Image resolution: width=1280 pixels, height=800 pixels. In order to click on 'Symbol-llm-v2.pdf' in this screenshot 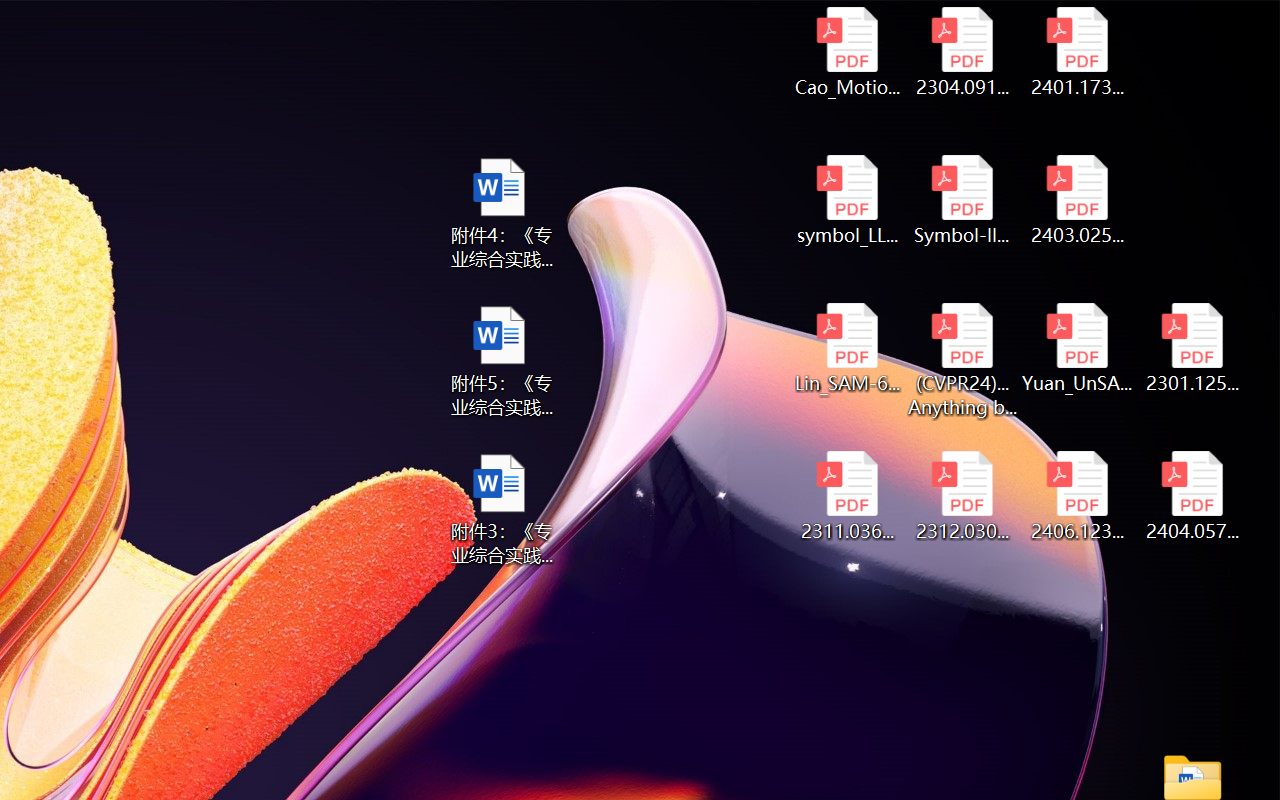, I will do `click(962, 200)`.